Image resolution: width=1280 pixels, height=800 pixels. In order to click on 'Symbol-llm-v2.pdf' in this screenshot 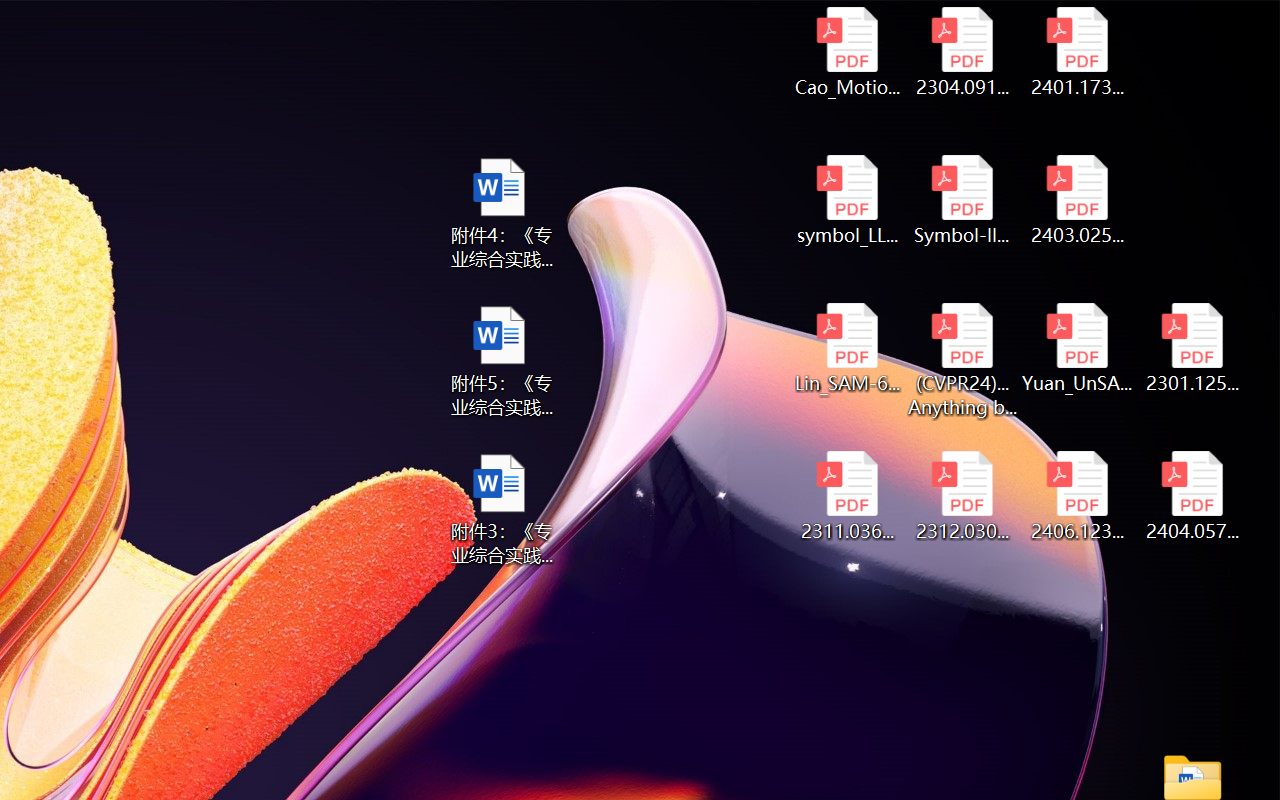, I will do `click(962, 200)`.